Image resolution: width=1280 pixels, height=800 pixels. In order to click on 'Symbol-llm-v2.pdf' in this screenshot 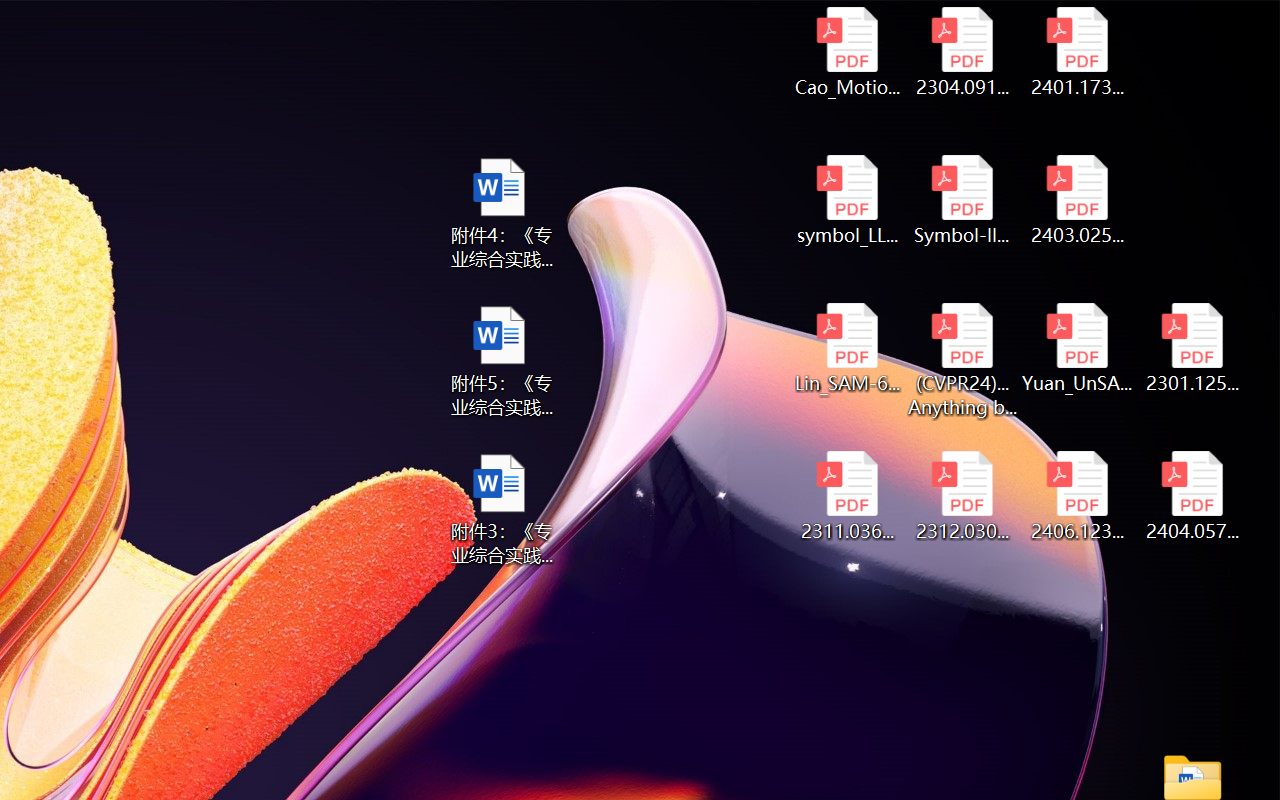, I will do `click(962, 200)`.